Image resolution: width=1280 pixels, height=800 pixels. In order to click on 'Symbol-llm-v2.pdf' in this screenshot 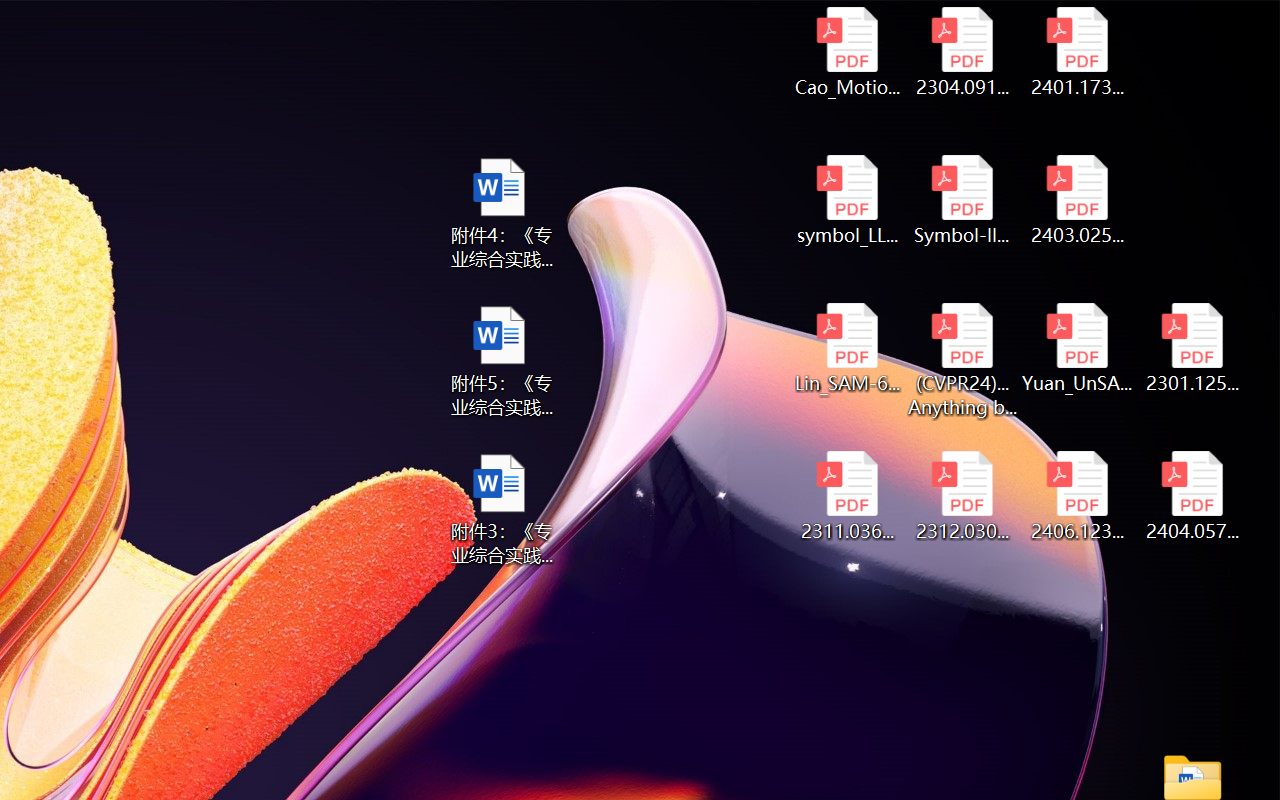, I will do `click(962, 200)`.